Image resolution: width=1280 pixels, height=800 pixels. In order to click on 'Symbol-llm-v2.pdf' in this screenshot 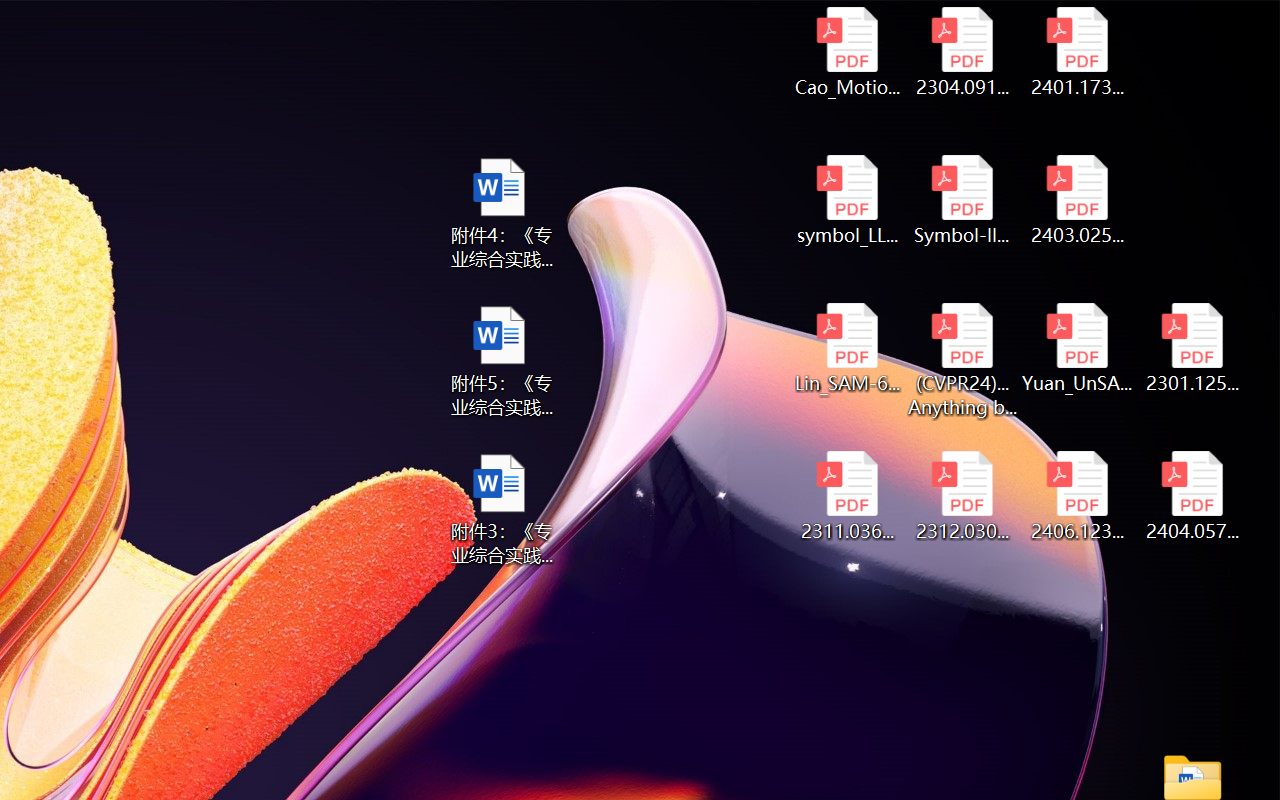, I will do `click(962, 200)`.